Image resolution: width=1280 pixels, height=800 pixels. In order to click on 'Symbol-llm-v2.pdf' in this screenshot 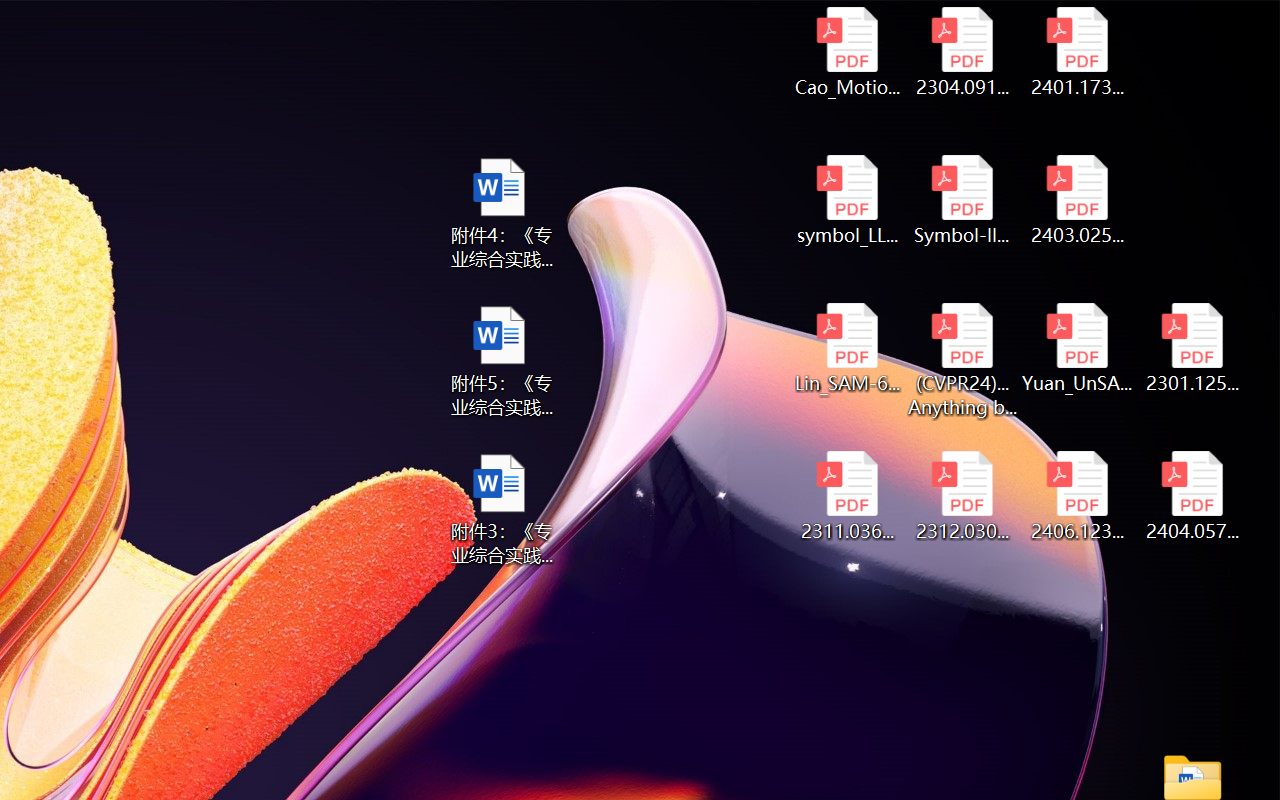, I will do `click(962, 200)`.